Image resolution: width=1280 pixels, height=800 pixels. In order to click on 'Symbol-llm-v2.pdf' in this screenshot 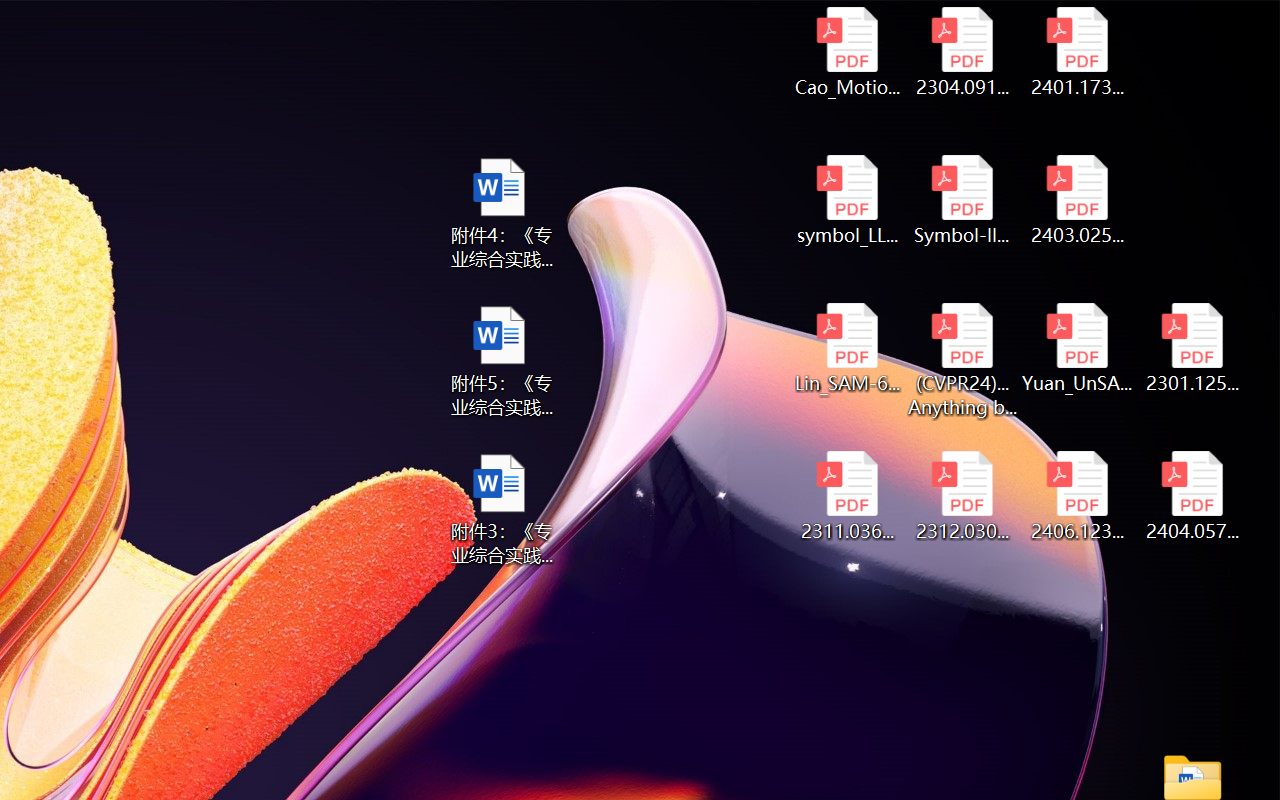, I will do `click(962, 200)`.